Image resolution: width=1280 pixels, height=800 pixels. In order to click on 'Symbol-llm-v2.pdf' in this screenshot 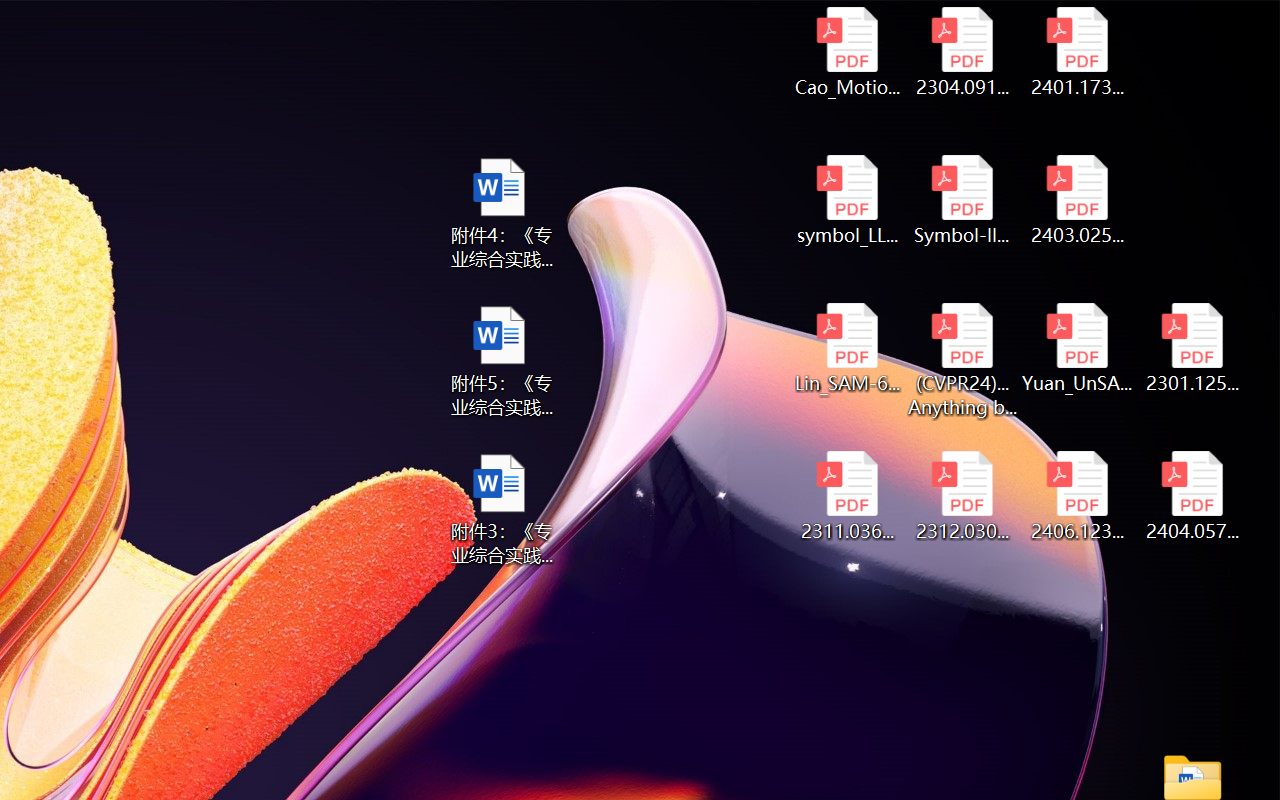, I will do `click(962, 200)`.